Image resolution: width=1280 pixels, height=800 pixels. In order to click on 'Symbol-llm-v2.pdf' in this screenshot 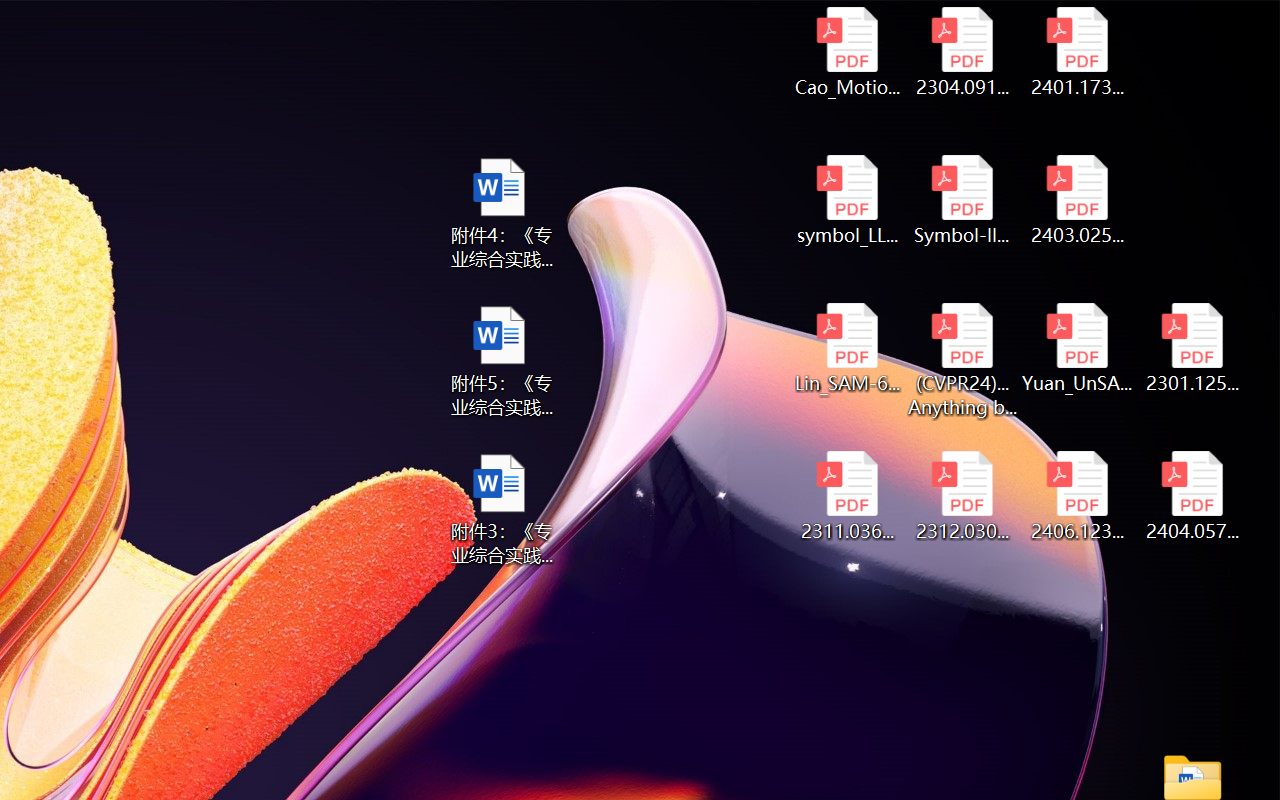, I will do `click(962, 200)`.